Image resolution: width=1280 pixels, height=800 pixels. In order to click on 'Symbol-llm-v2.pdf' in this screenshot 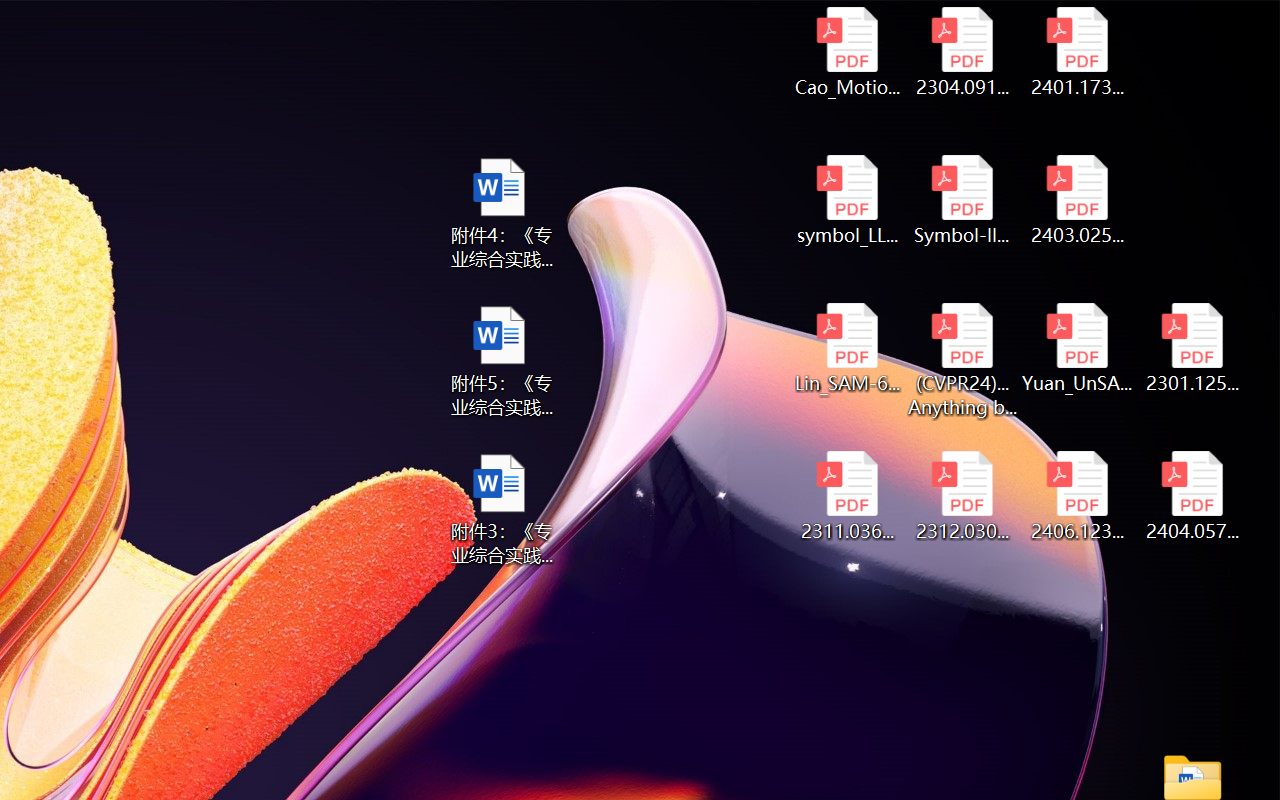, I will do `click(962, 200)`.